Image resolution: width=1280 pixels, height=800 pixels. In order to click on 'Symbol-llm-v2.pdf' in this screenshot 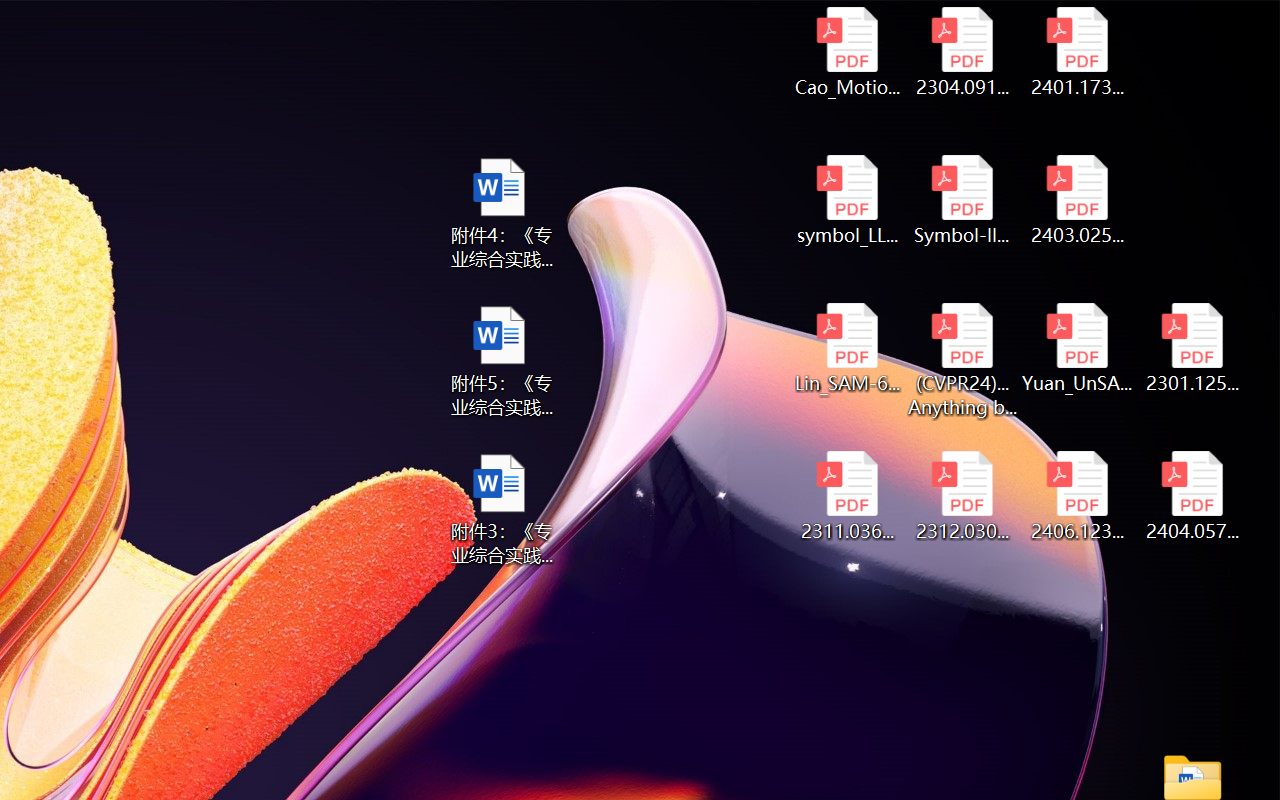, I will do `click(962, 200)`.